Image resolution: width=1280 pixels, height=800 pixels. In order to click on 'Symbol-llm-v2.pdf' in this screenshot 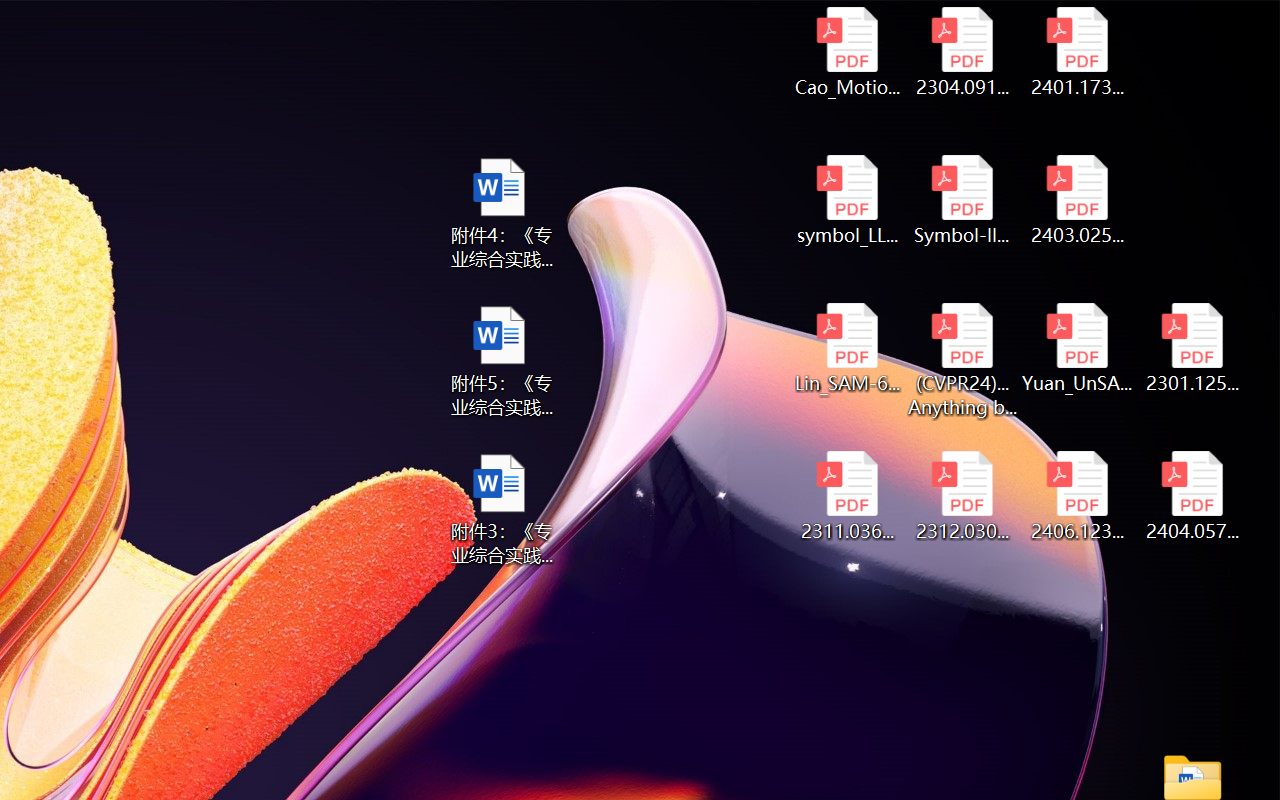, I will do `click(962, 200)`.